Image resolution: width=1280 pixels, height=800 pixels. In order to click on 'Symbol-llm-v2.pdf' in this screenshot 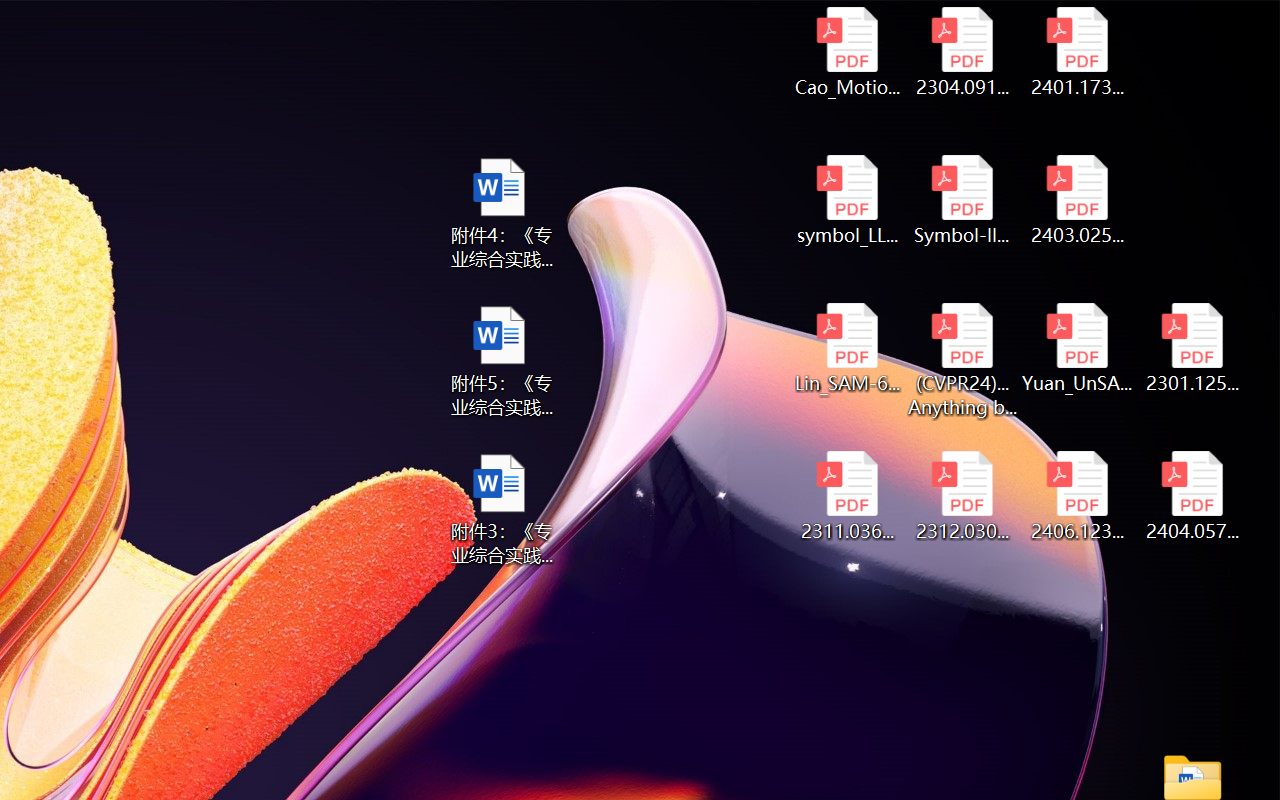, I will do `click(962, 200)`.